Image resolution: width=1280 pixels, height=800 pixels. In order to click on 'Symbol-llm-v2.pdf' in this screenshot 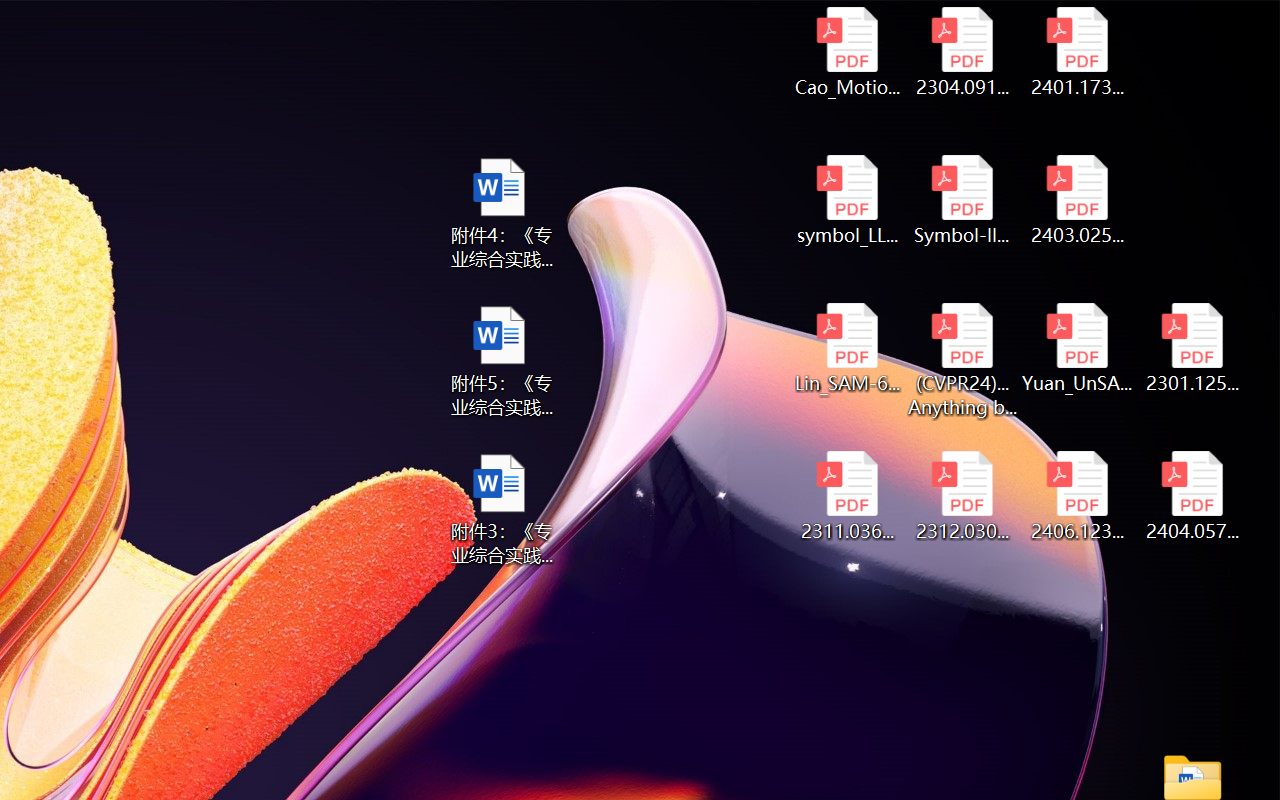, I will do `click(962, 200)`.